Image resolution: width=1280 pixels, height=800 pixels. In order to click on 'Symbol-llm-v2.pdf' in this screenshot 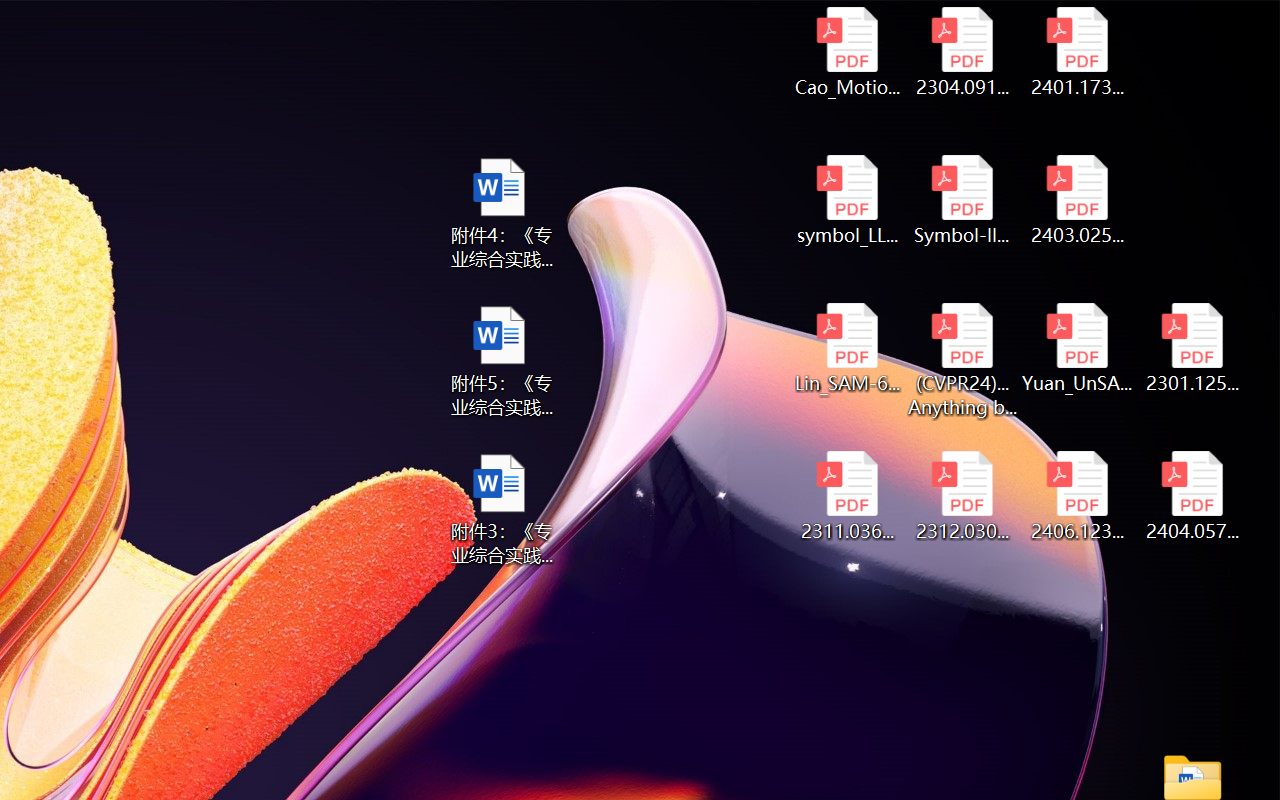, I will do `click(962, 200)`.